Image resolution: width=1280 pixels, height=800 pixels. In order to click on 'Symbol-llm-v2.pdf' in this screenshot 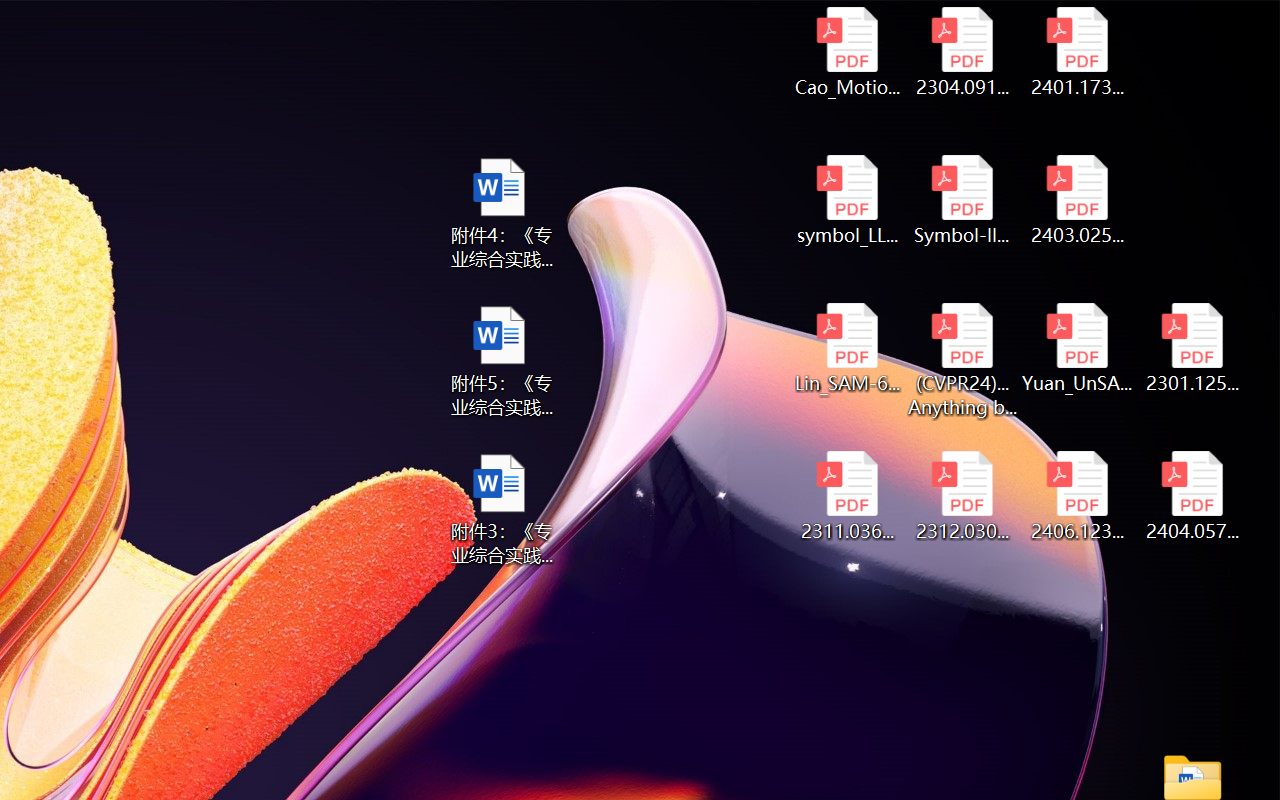, I will do `click(962, 200)`.